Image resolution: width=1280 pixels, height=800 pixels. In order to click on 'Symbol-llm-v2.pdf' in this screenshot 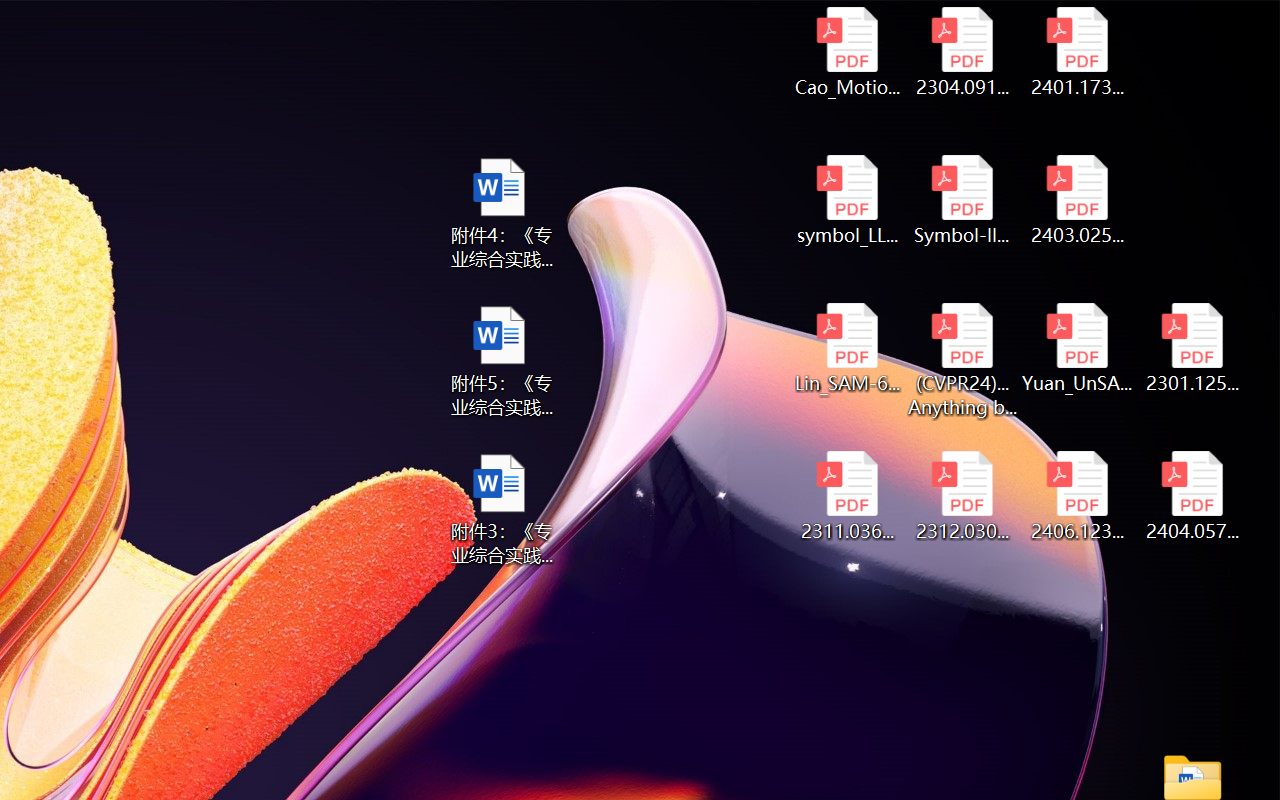, I will do `click(962, 200)`.